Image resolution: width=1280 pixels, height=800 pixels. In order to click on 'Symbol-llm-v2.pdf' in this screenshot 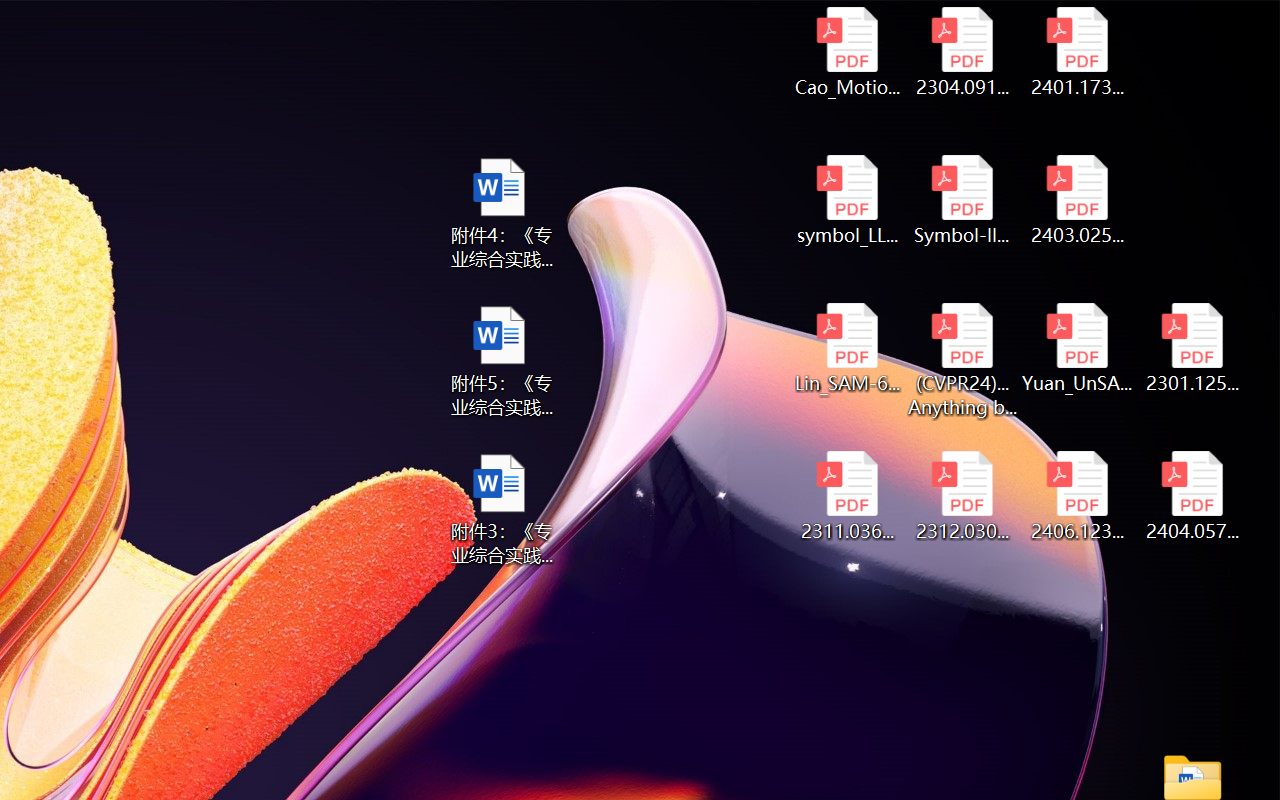, I will do `click(962, 200)`.